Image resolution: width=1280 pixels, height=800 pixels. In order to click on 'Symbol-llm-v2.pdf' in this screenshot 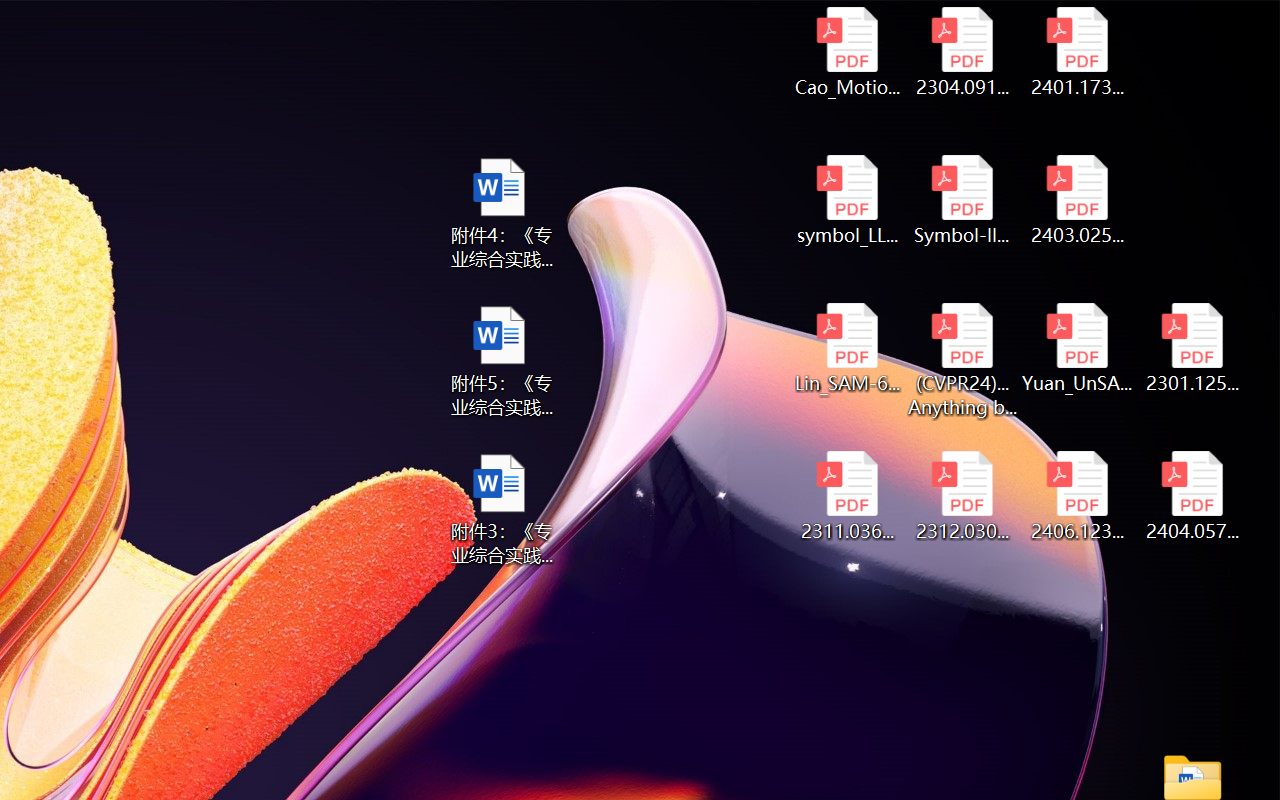, I will do `click(962, 200)`.